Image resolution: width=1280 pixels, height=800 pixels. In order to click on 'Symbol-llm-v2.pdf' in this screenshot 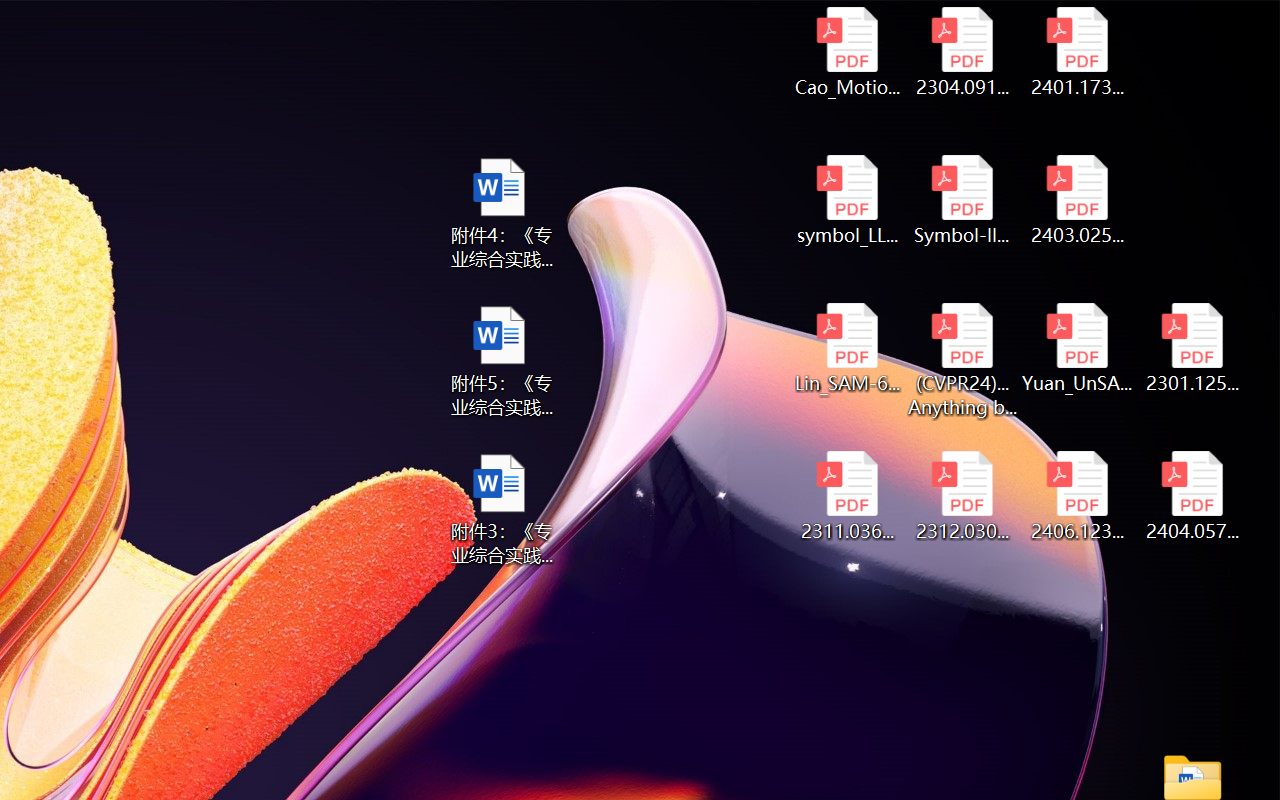, I will do `click(962, 200)`.